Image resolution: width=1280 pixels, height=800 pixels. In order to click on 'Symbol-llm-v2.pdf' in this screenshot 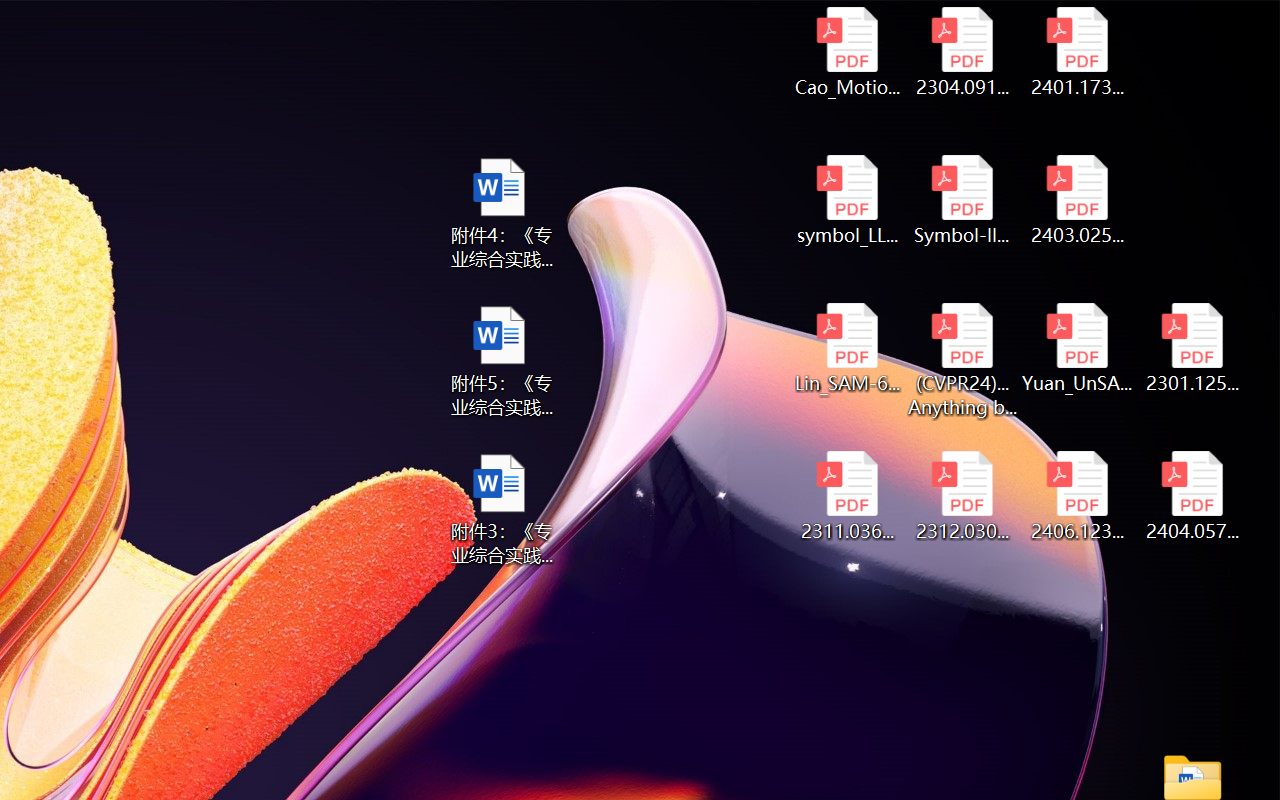, I will do `click(962, 200)`.